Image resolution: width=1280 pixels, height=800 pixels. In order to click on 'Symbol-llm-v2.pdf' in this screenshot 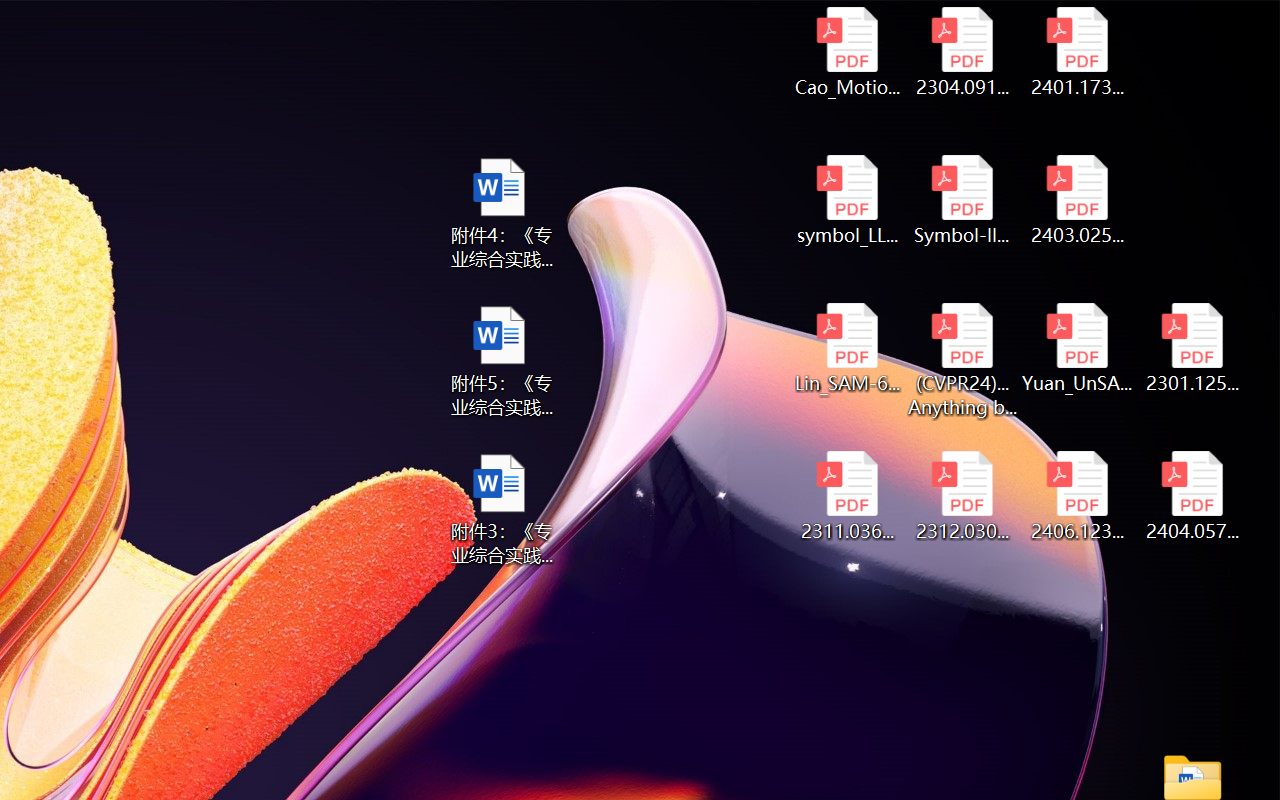, I will do `click(962, 200)`.